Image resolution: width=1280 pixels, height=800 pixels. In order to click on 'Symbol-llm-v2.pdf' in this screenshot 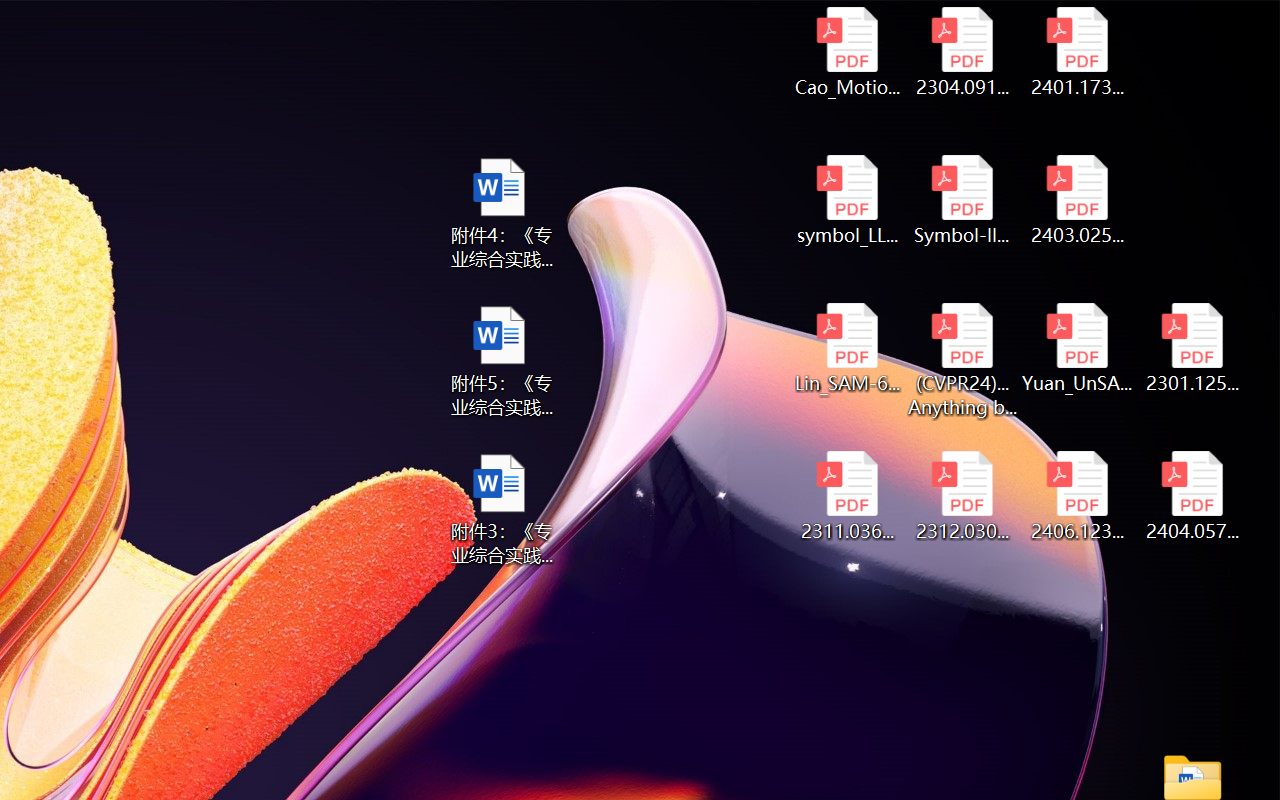, I will do `click(962, 200)`.